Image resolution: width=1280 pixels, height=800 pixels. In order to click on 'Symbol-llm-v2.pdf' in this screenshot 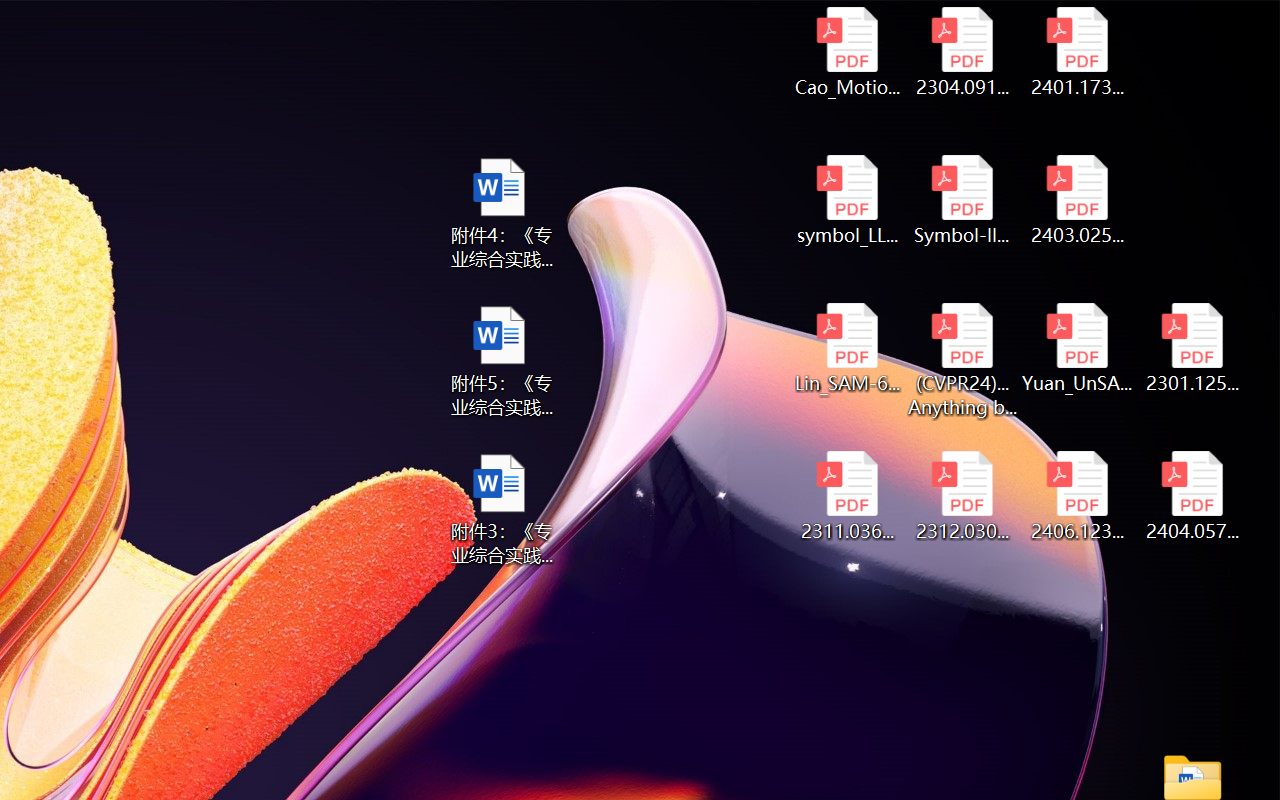, I will do `click(962, 200)`.